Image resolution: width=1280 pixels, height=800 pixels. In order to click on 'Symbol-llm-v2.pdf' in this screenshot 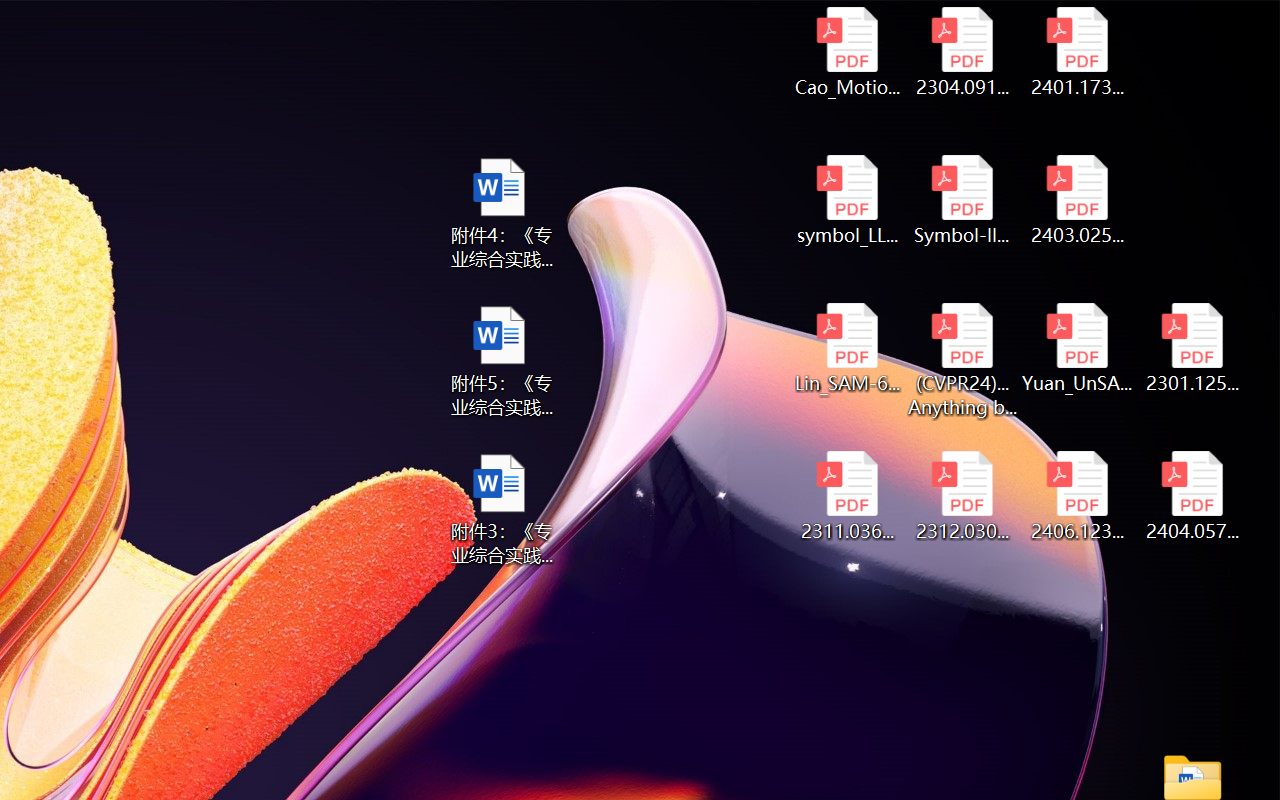, I will do `click(962, 200)`.